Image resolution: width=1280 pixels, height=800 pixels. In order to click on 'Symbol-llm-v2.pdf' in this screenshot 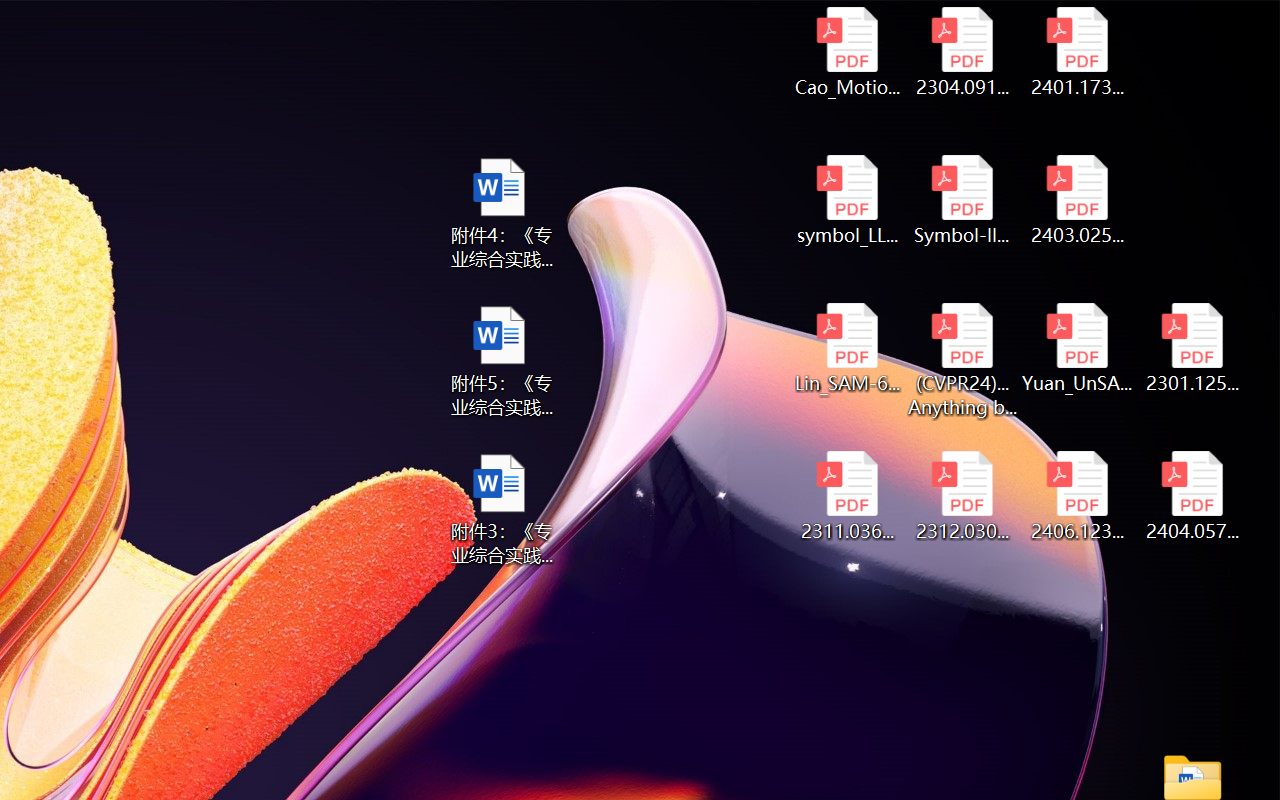, I will do `click(962, 200)`.